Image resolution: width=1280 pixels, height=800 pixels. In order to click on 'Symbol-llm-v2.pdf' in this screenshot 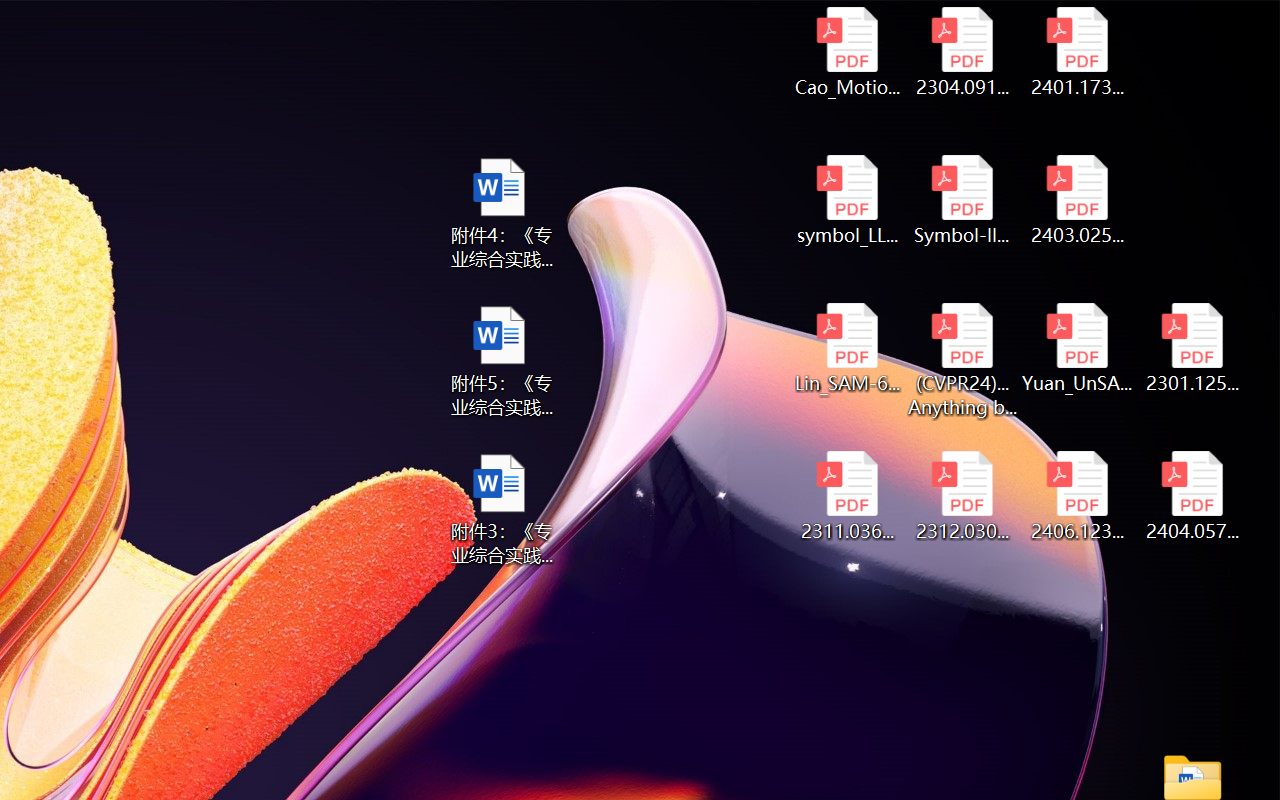, I will do `click(962, 200)`.